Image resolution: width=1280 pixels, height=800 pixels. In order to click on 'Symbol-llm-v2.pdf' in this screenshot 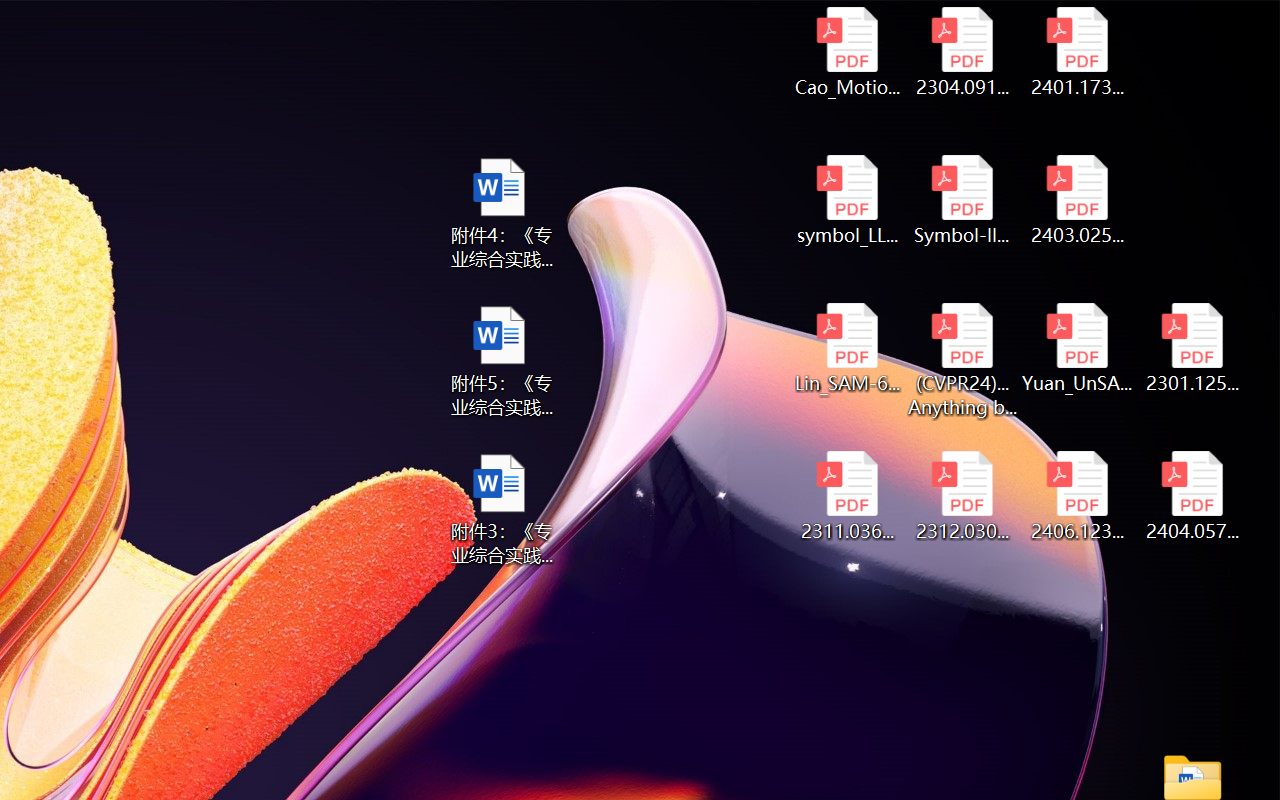, I will do `click(962, 200)`.